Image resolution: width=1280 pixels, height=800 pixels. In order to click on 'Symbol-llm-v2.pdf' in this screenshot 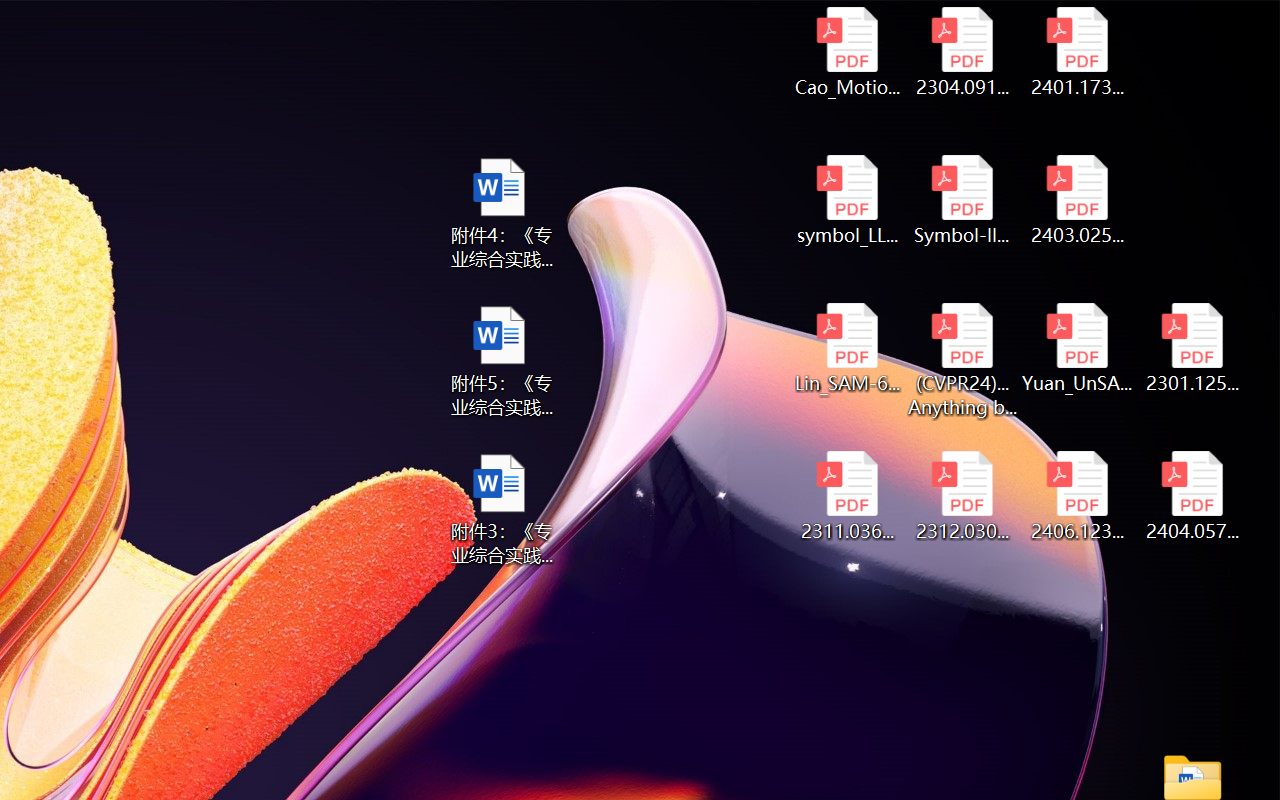, I will do `click(962, 200)`.